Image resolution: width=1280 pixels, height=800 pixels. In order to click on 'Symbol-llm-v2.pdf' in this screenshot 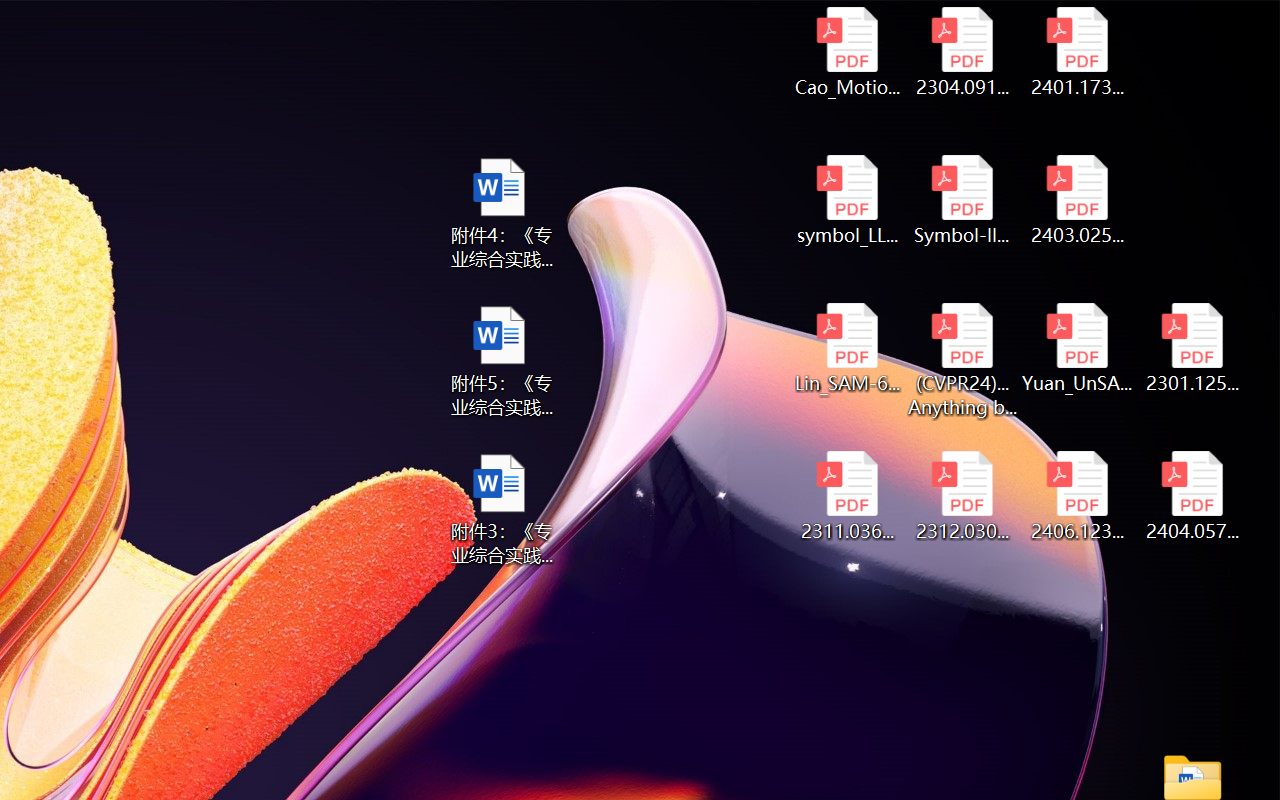, I will do `click(962, 200)`.